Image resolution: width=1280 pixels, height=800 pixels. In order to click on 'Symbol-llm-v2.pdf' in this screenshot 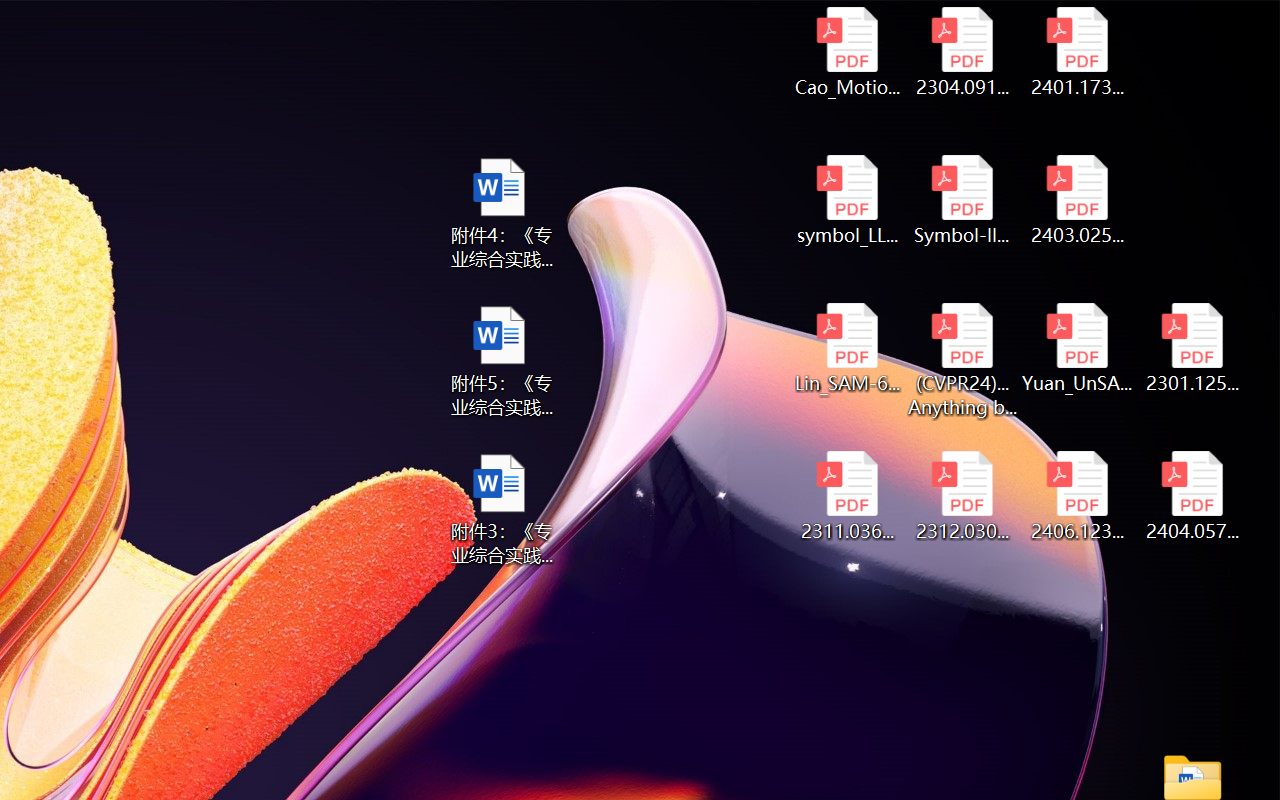, I will do `click(962, 200)`.